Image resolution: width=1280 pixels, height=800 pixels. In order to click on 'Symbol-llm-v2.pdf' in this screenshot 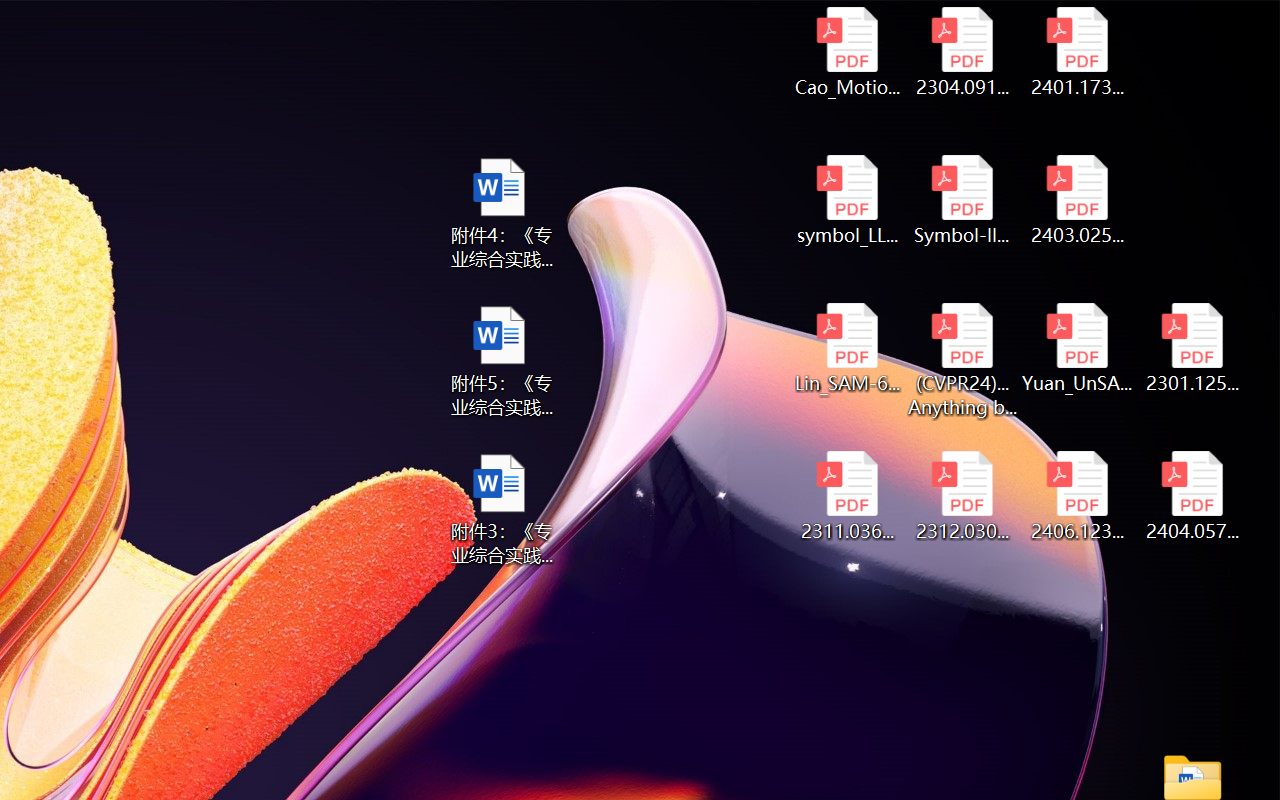, I will do `click(962, 200)`.